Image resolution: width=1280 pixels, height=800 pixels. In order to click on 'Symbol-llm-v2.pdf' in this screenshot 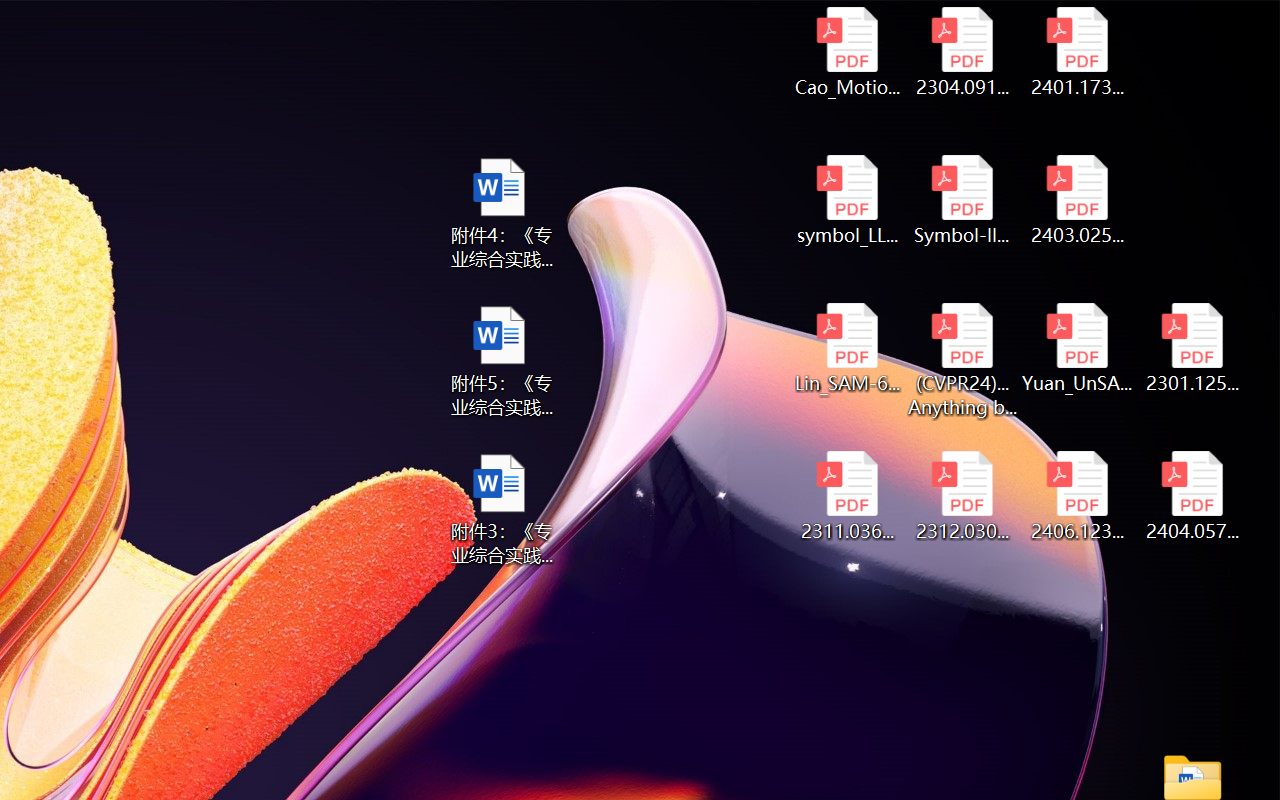, I will do `click(962, 200)`.